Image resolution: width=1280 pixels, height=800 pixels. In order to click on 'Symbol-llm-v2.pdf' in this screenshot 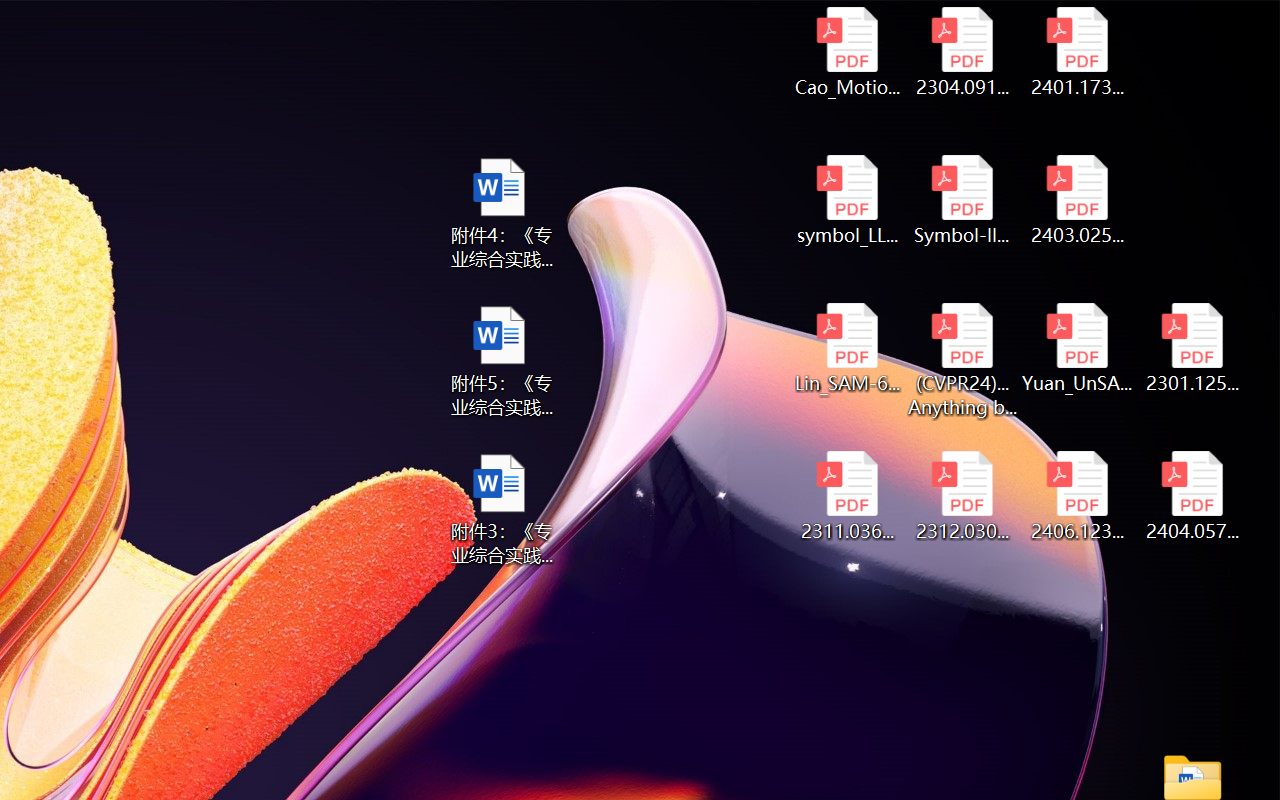, I will do `click(962, 200)`.